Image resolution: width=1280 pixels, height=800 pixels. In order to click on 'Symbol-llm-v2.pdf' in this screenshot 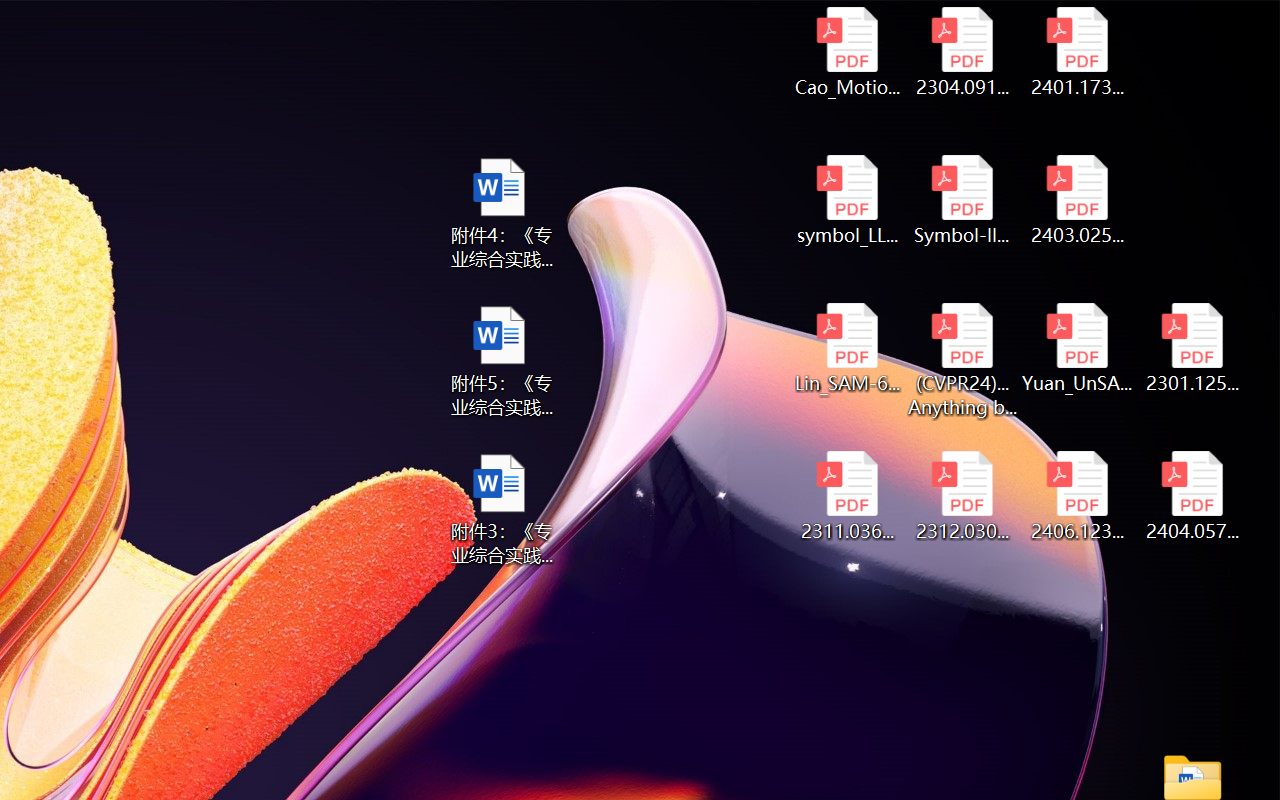, I will do `click(962, 200)`.